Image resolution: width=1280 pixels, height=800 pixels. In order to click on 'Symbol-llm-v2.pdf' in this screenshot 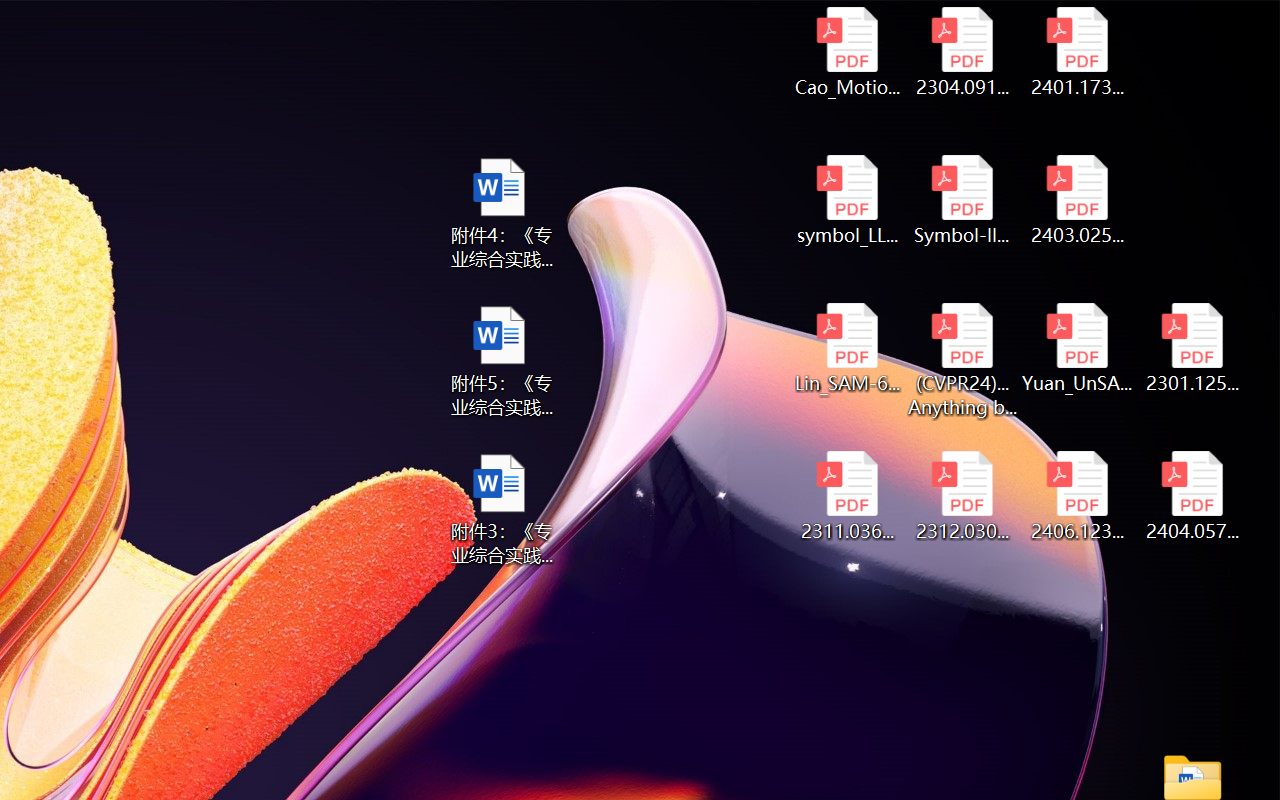, I will do `click(962, 200)`.